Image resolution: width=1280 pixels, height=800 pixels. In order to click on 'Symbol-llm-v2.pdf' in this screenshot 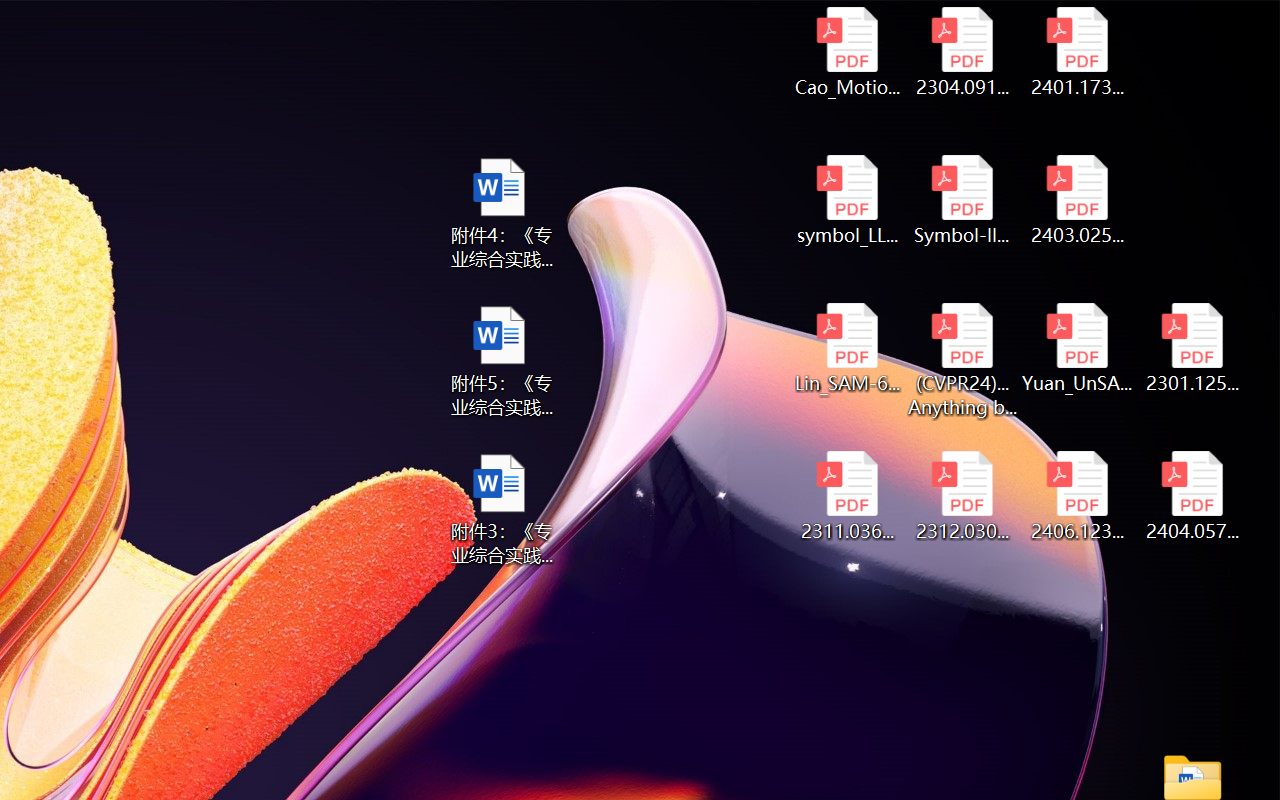, I will do `click(962, 200)`.